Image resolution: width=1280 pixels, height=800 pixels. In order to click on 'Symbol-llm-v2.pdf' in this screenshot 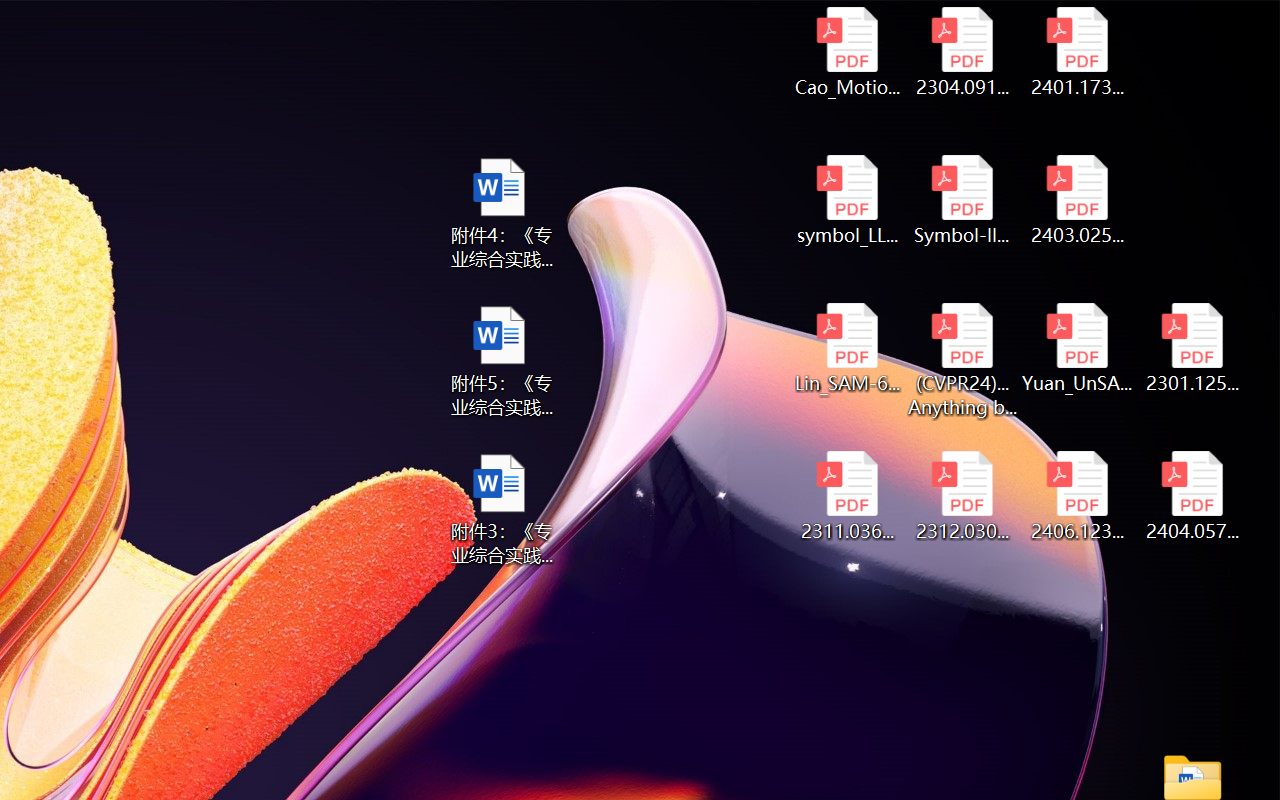, I will do `click(962, 200)`.